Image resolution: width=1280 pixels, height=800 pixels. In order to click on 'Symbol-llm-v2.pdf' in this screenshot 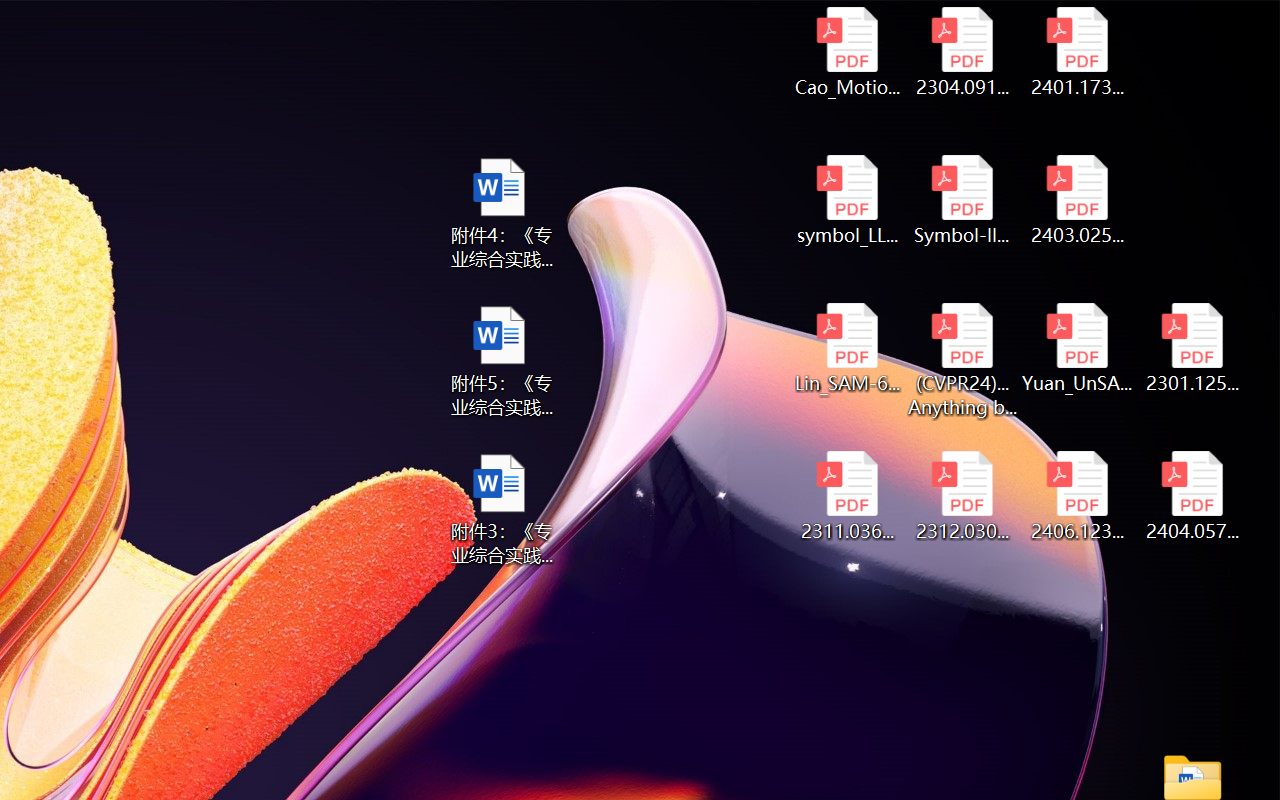, I will do `click(962, 200)`.